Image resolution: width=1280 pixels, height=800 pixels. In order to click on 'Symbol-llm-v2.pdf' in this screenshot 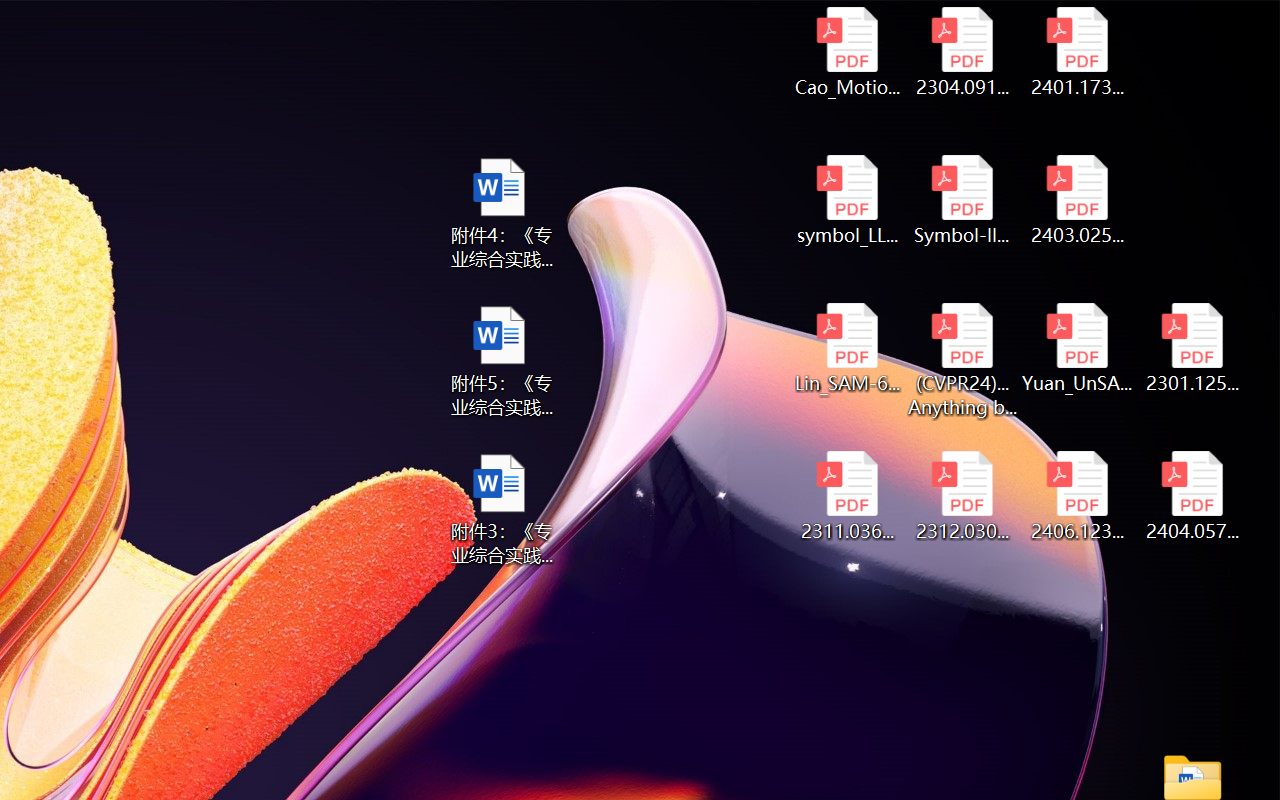, I will do `click(962, 200)`.